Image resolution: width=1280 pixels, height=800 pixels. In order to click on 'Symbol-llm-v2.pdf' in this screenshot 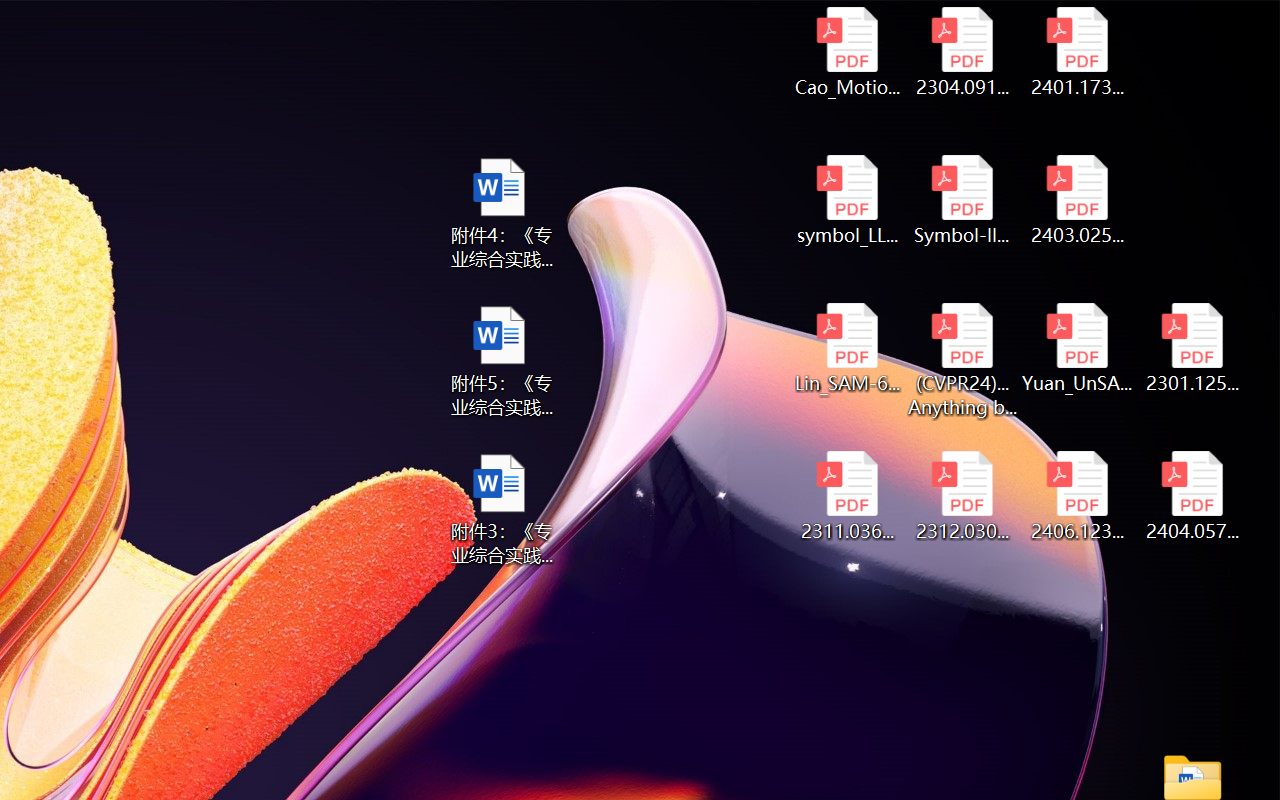, I will do `click(962, 200)`.